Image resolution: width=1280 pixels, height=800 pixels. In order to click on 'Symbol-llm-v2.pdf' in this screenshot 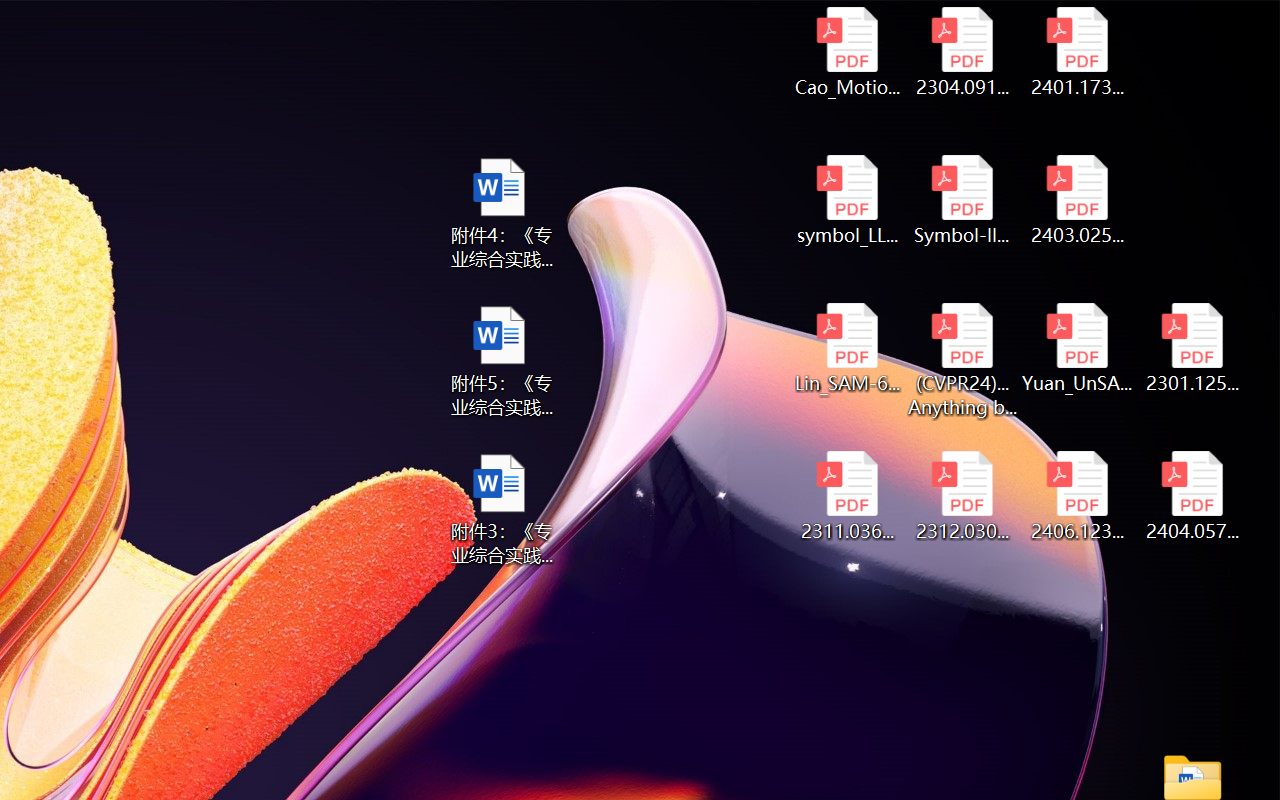, I will do `click(962, 200)`.